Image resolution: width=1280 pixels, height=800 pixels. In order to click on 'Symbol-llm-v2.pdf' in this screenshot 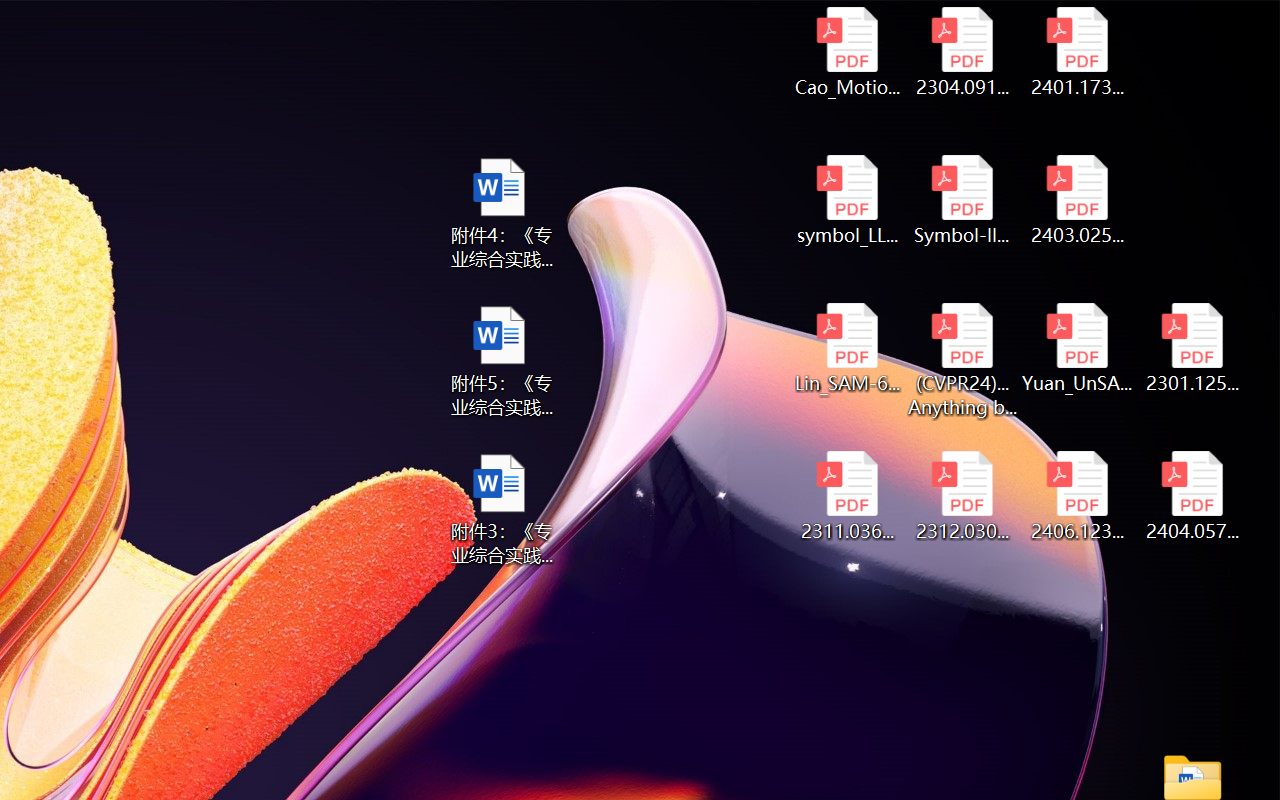, I will do `click(962, 200)`.